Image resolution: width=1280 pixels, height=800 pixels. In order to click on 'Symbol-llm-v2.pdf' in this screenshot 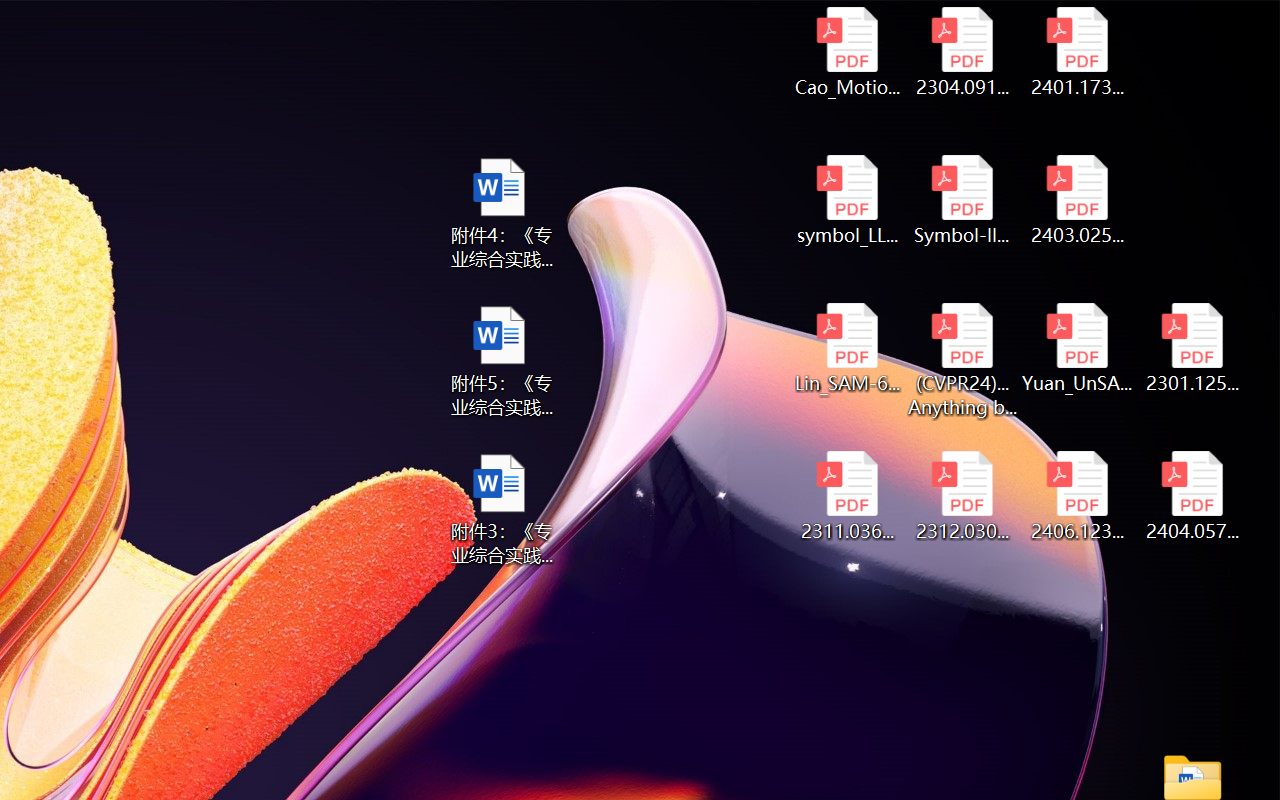, I will do `click(962, 200)`.